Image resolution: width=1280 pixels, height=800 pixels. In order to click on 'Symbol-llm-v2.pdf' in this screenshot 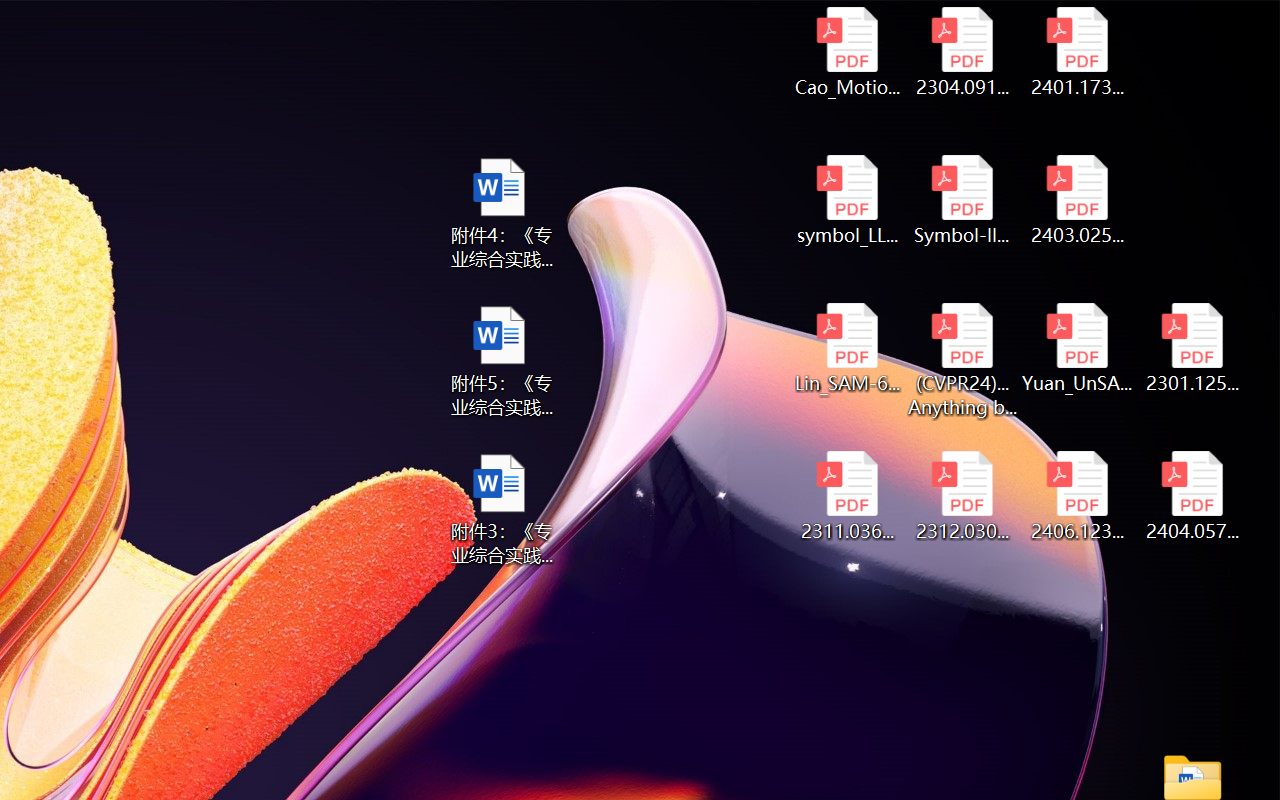, I will do `click(962, 200)`.